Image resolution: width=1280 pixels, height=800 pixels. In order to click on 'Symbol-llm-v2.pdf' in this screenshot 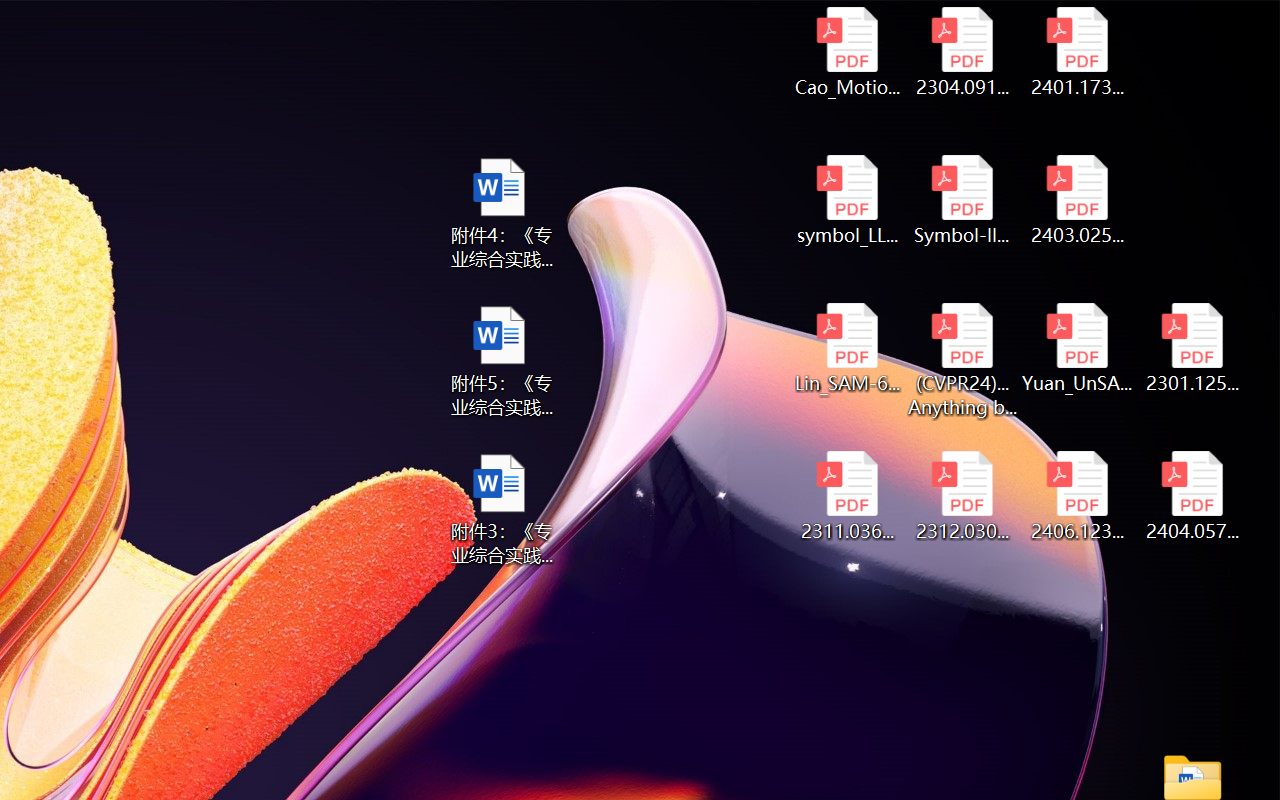, I will do `click(962, 200)`.